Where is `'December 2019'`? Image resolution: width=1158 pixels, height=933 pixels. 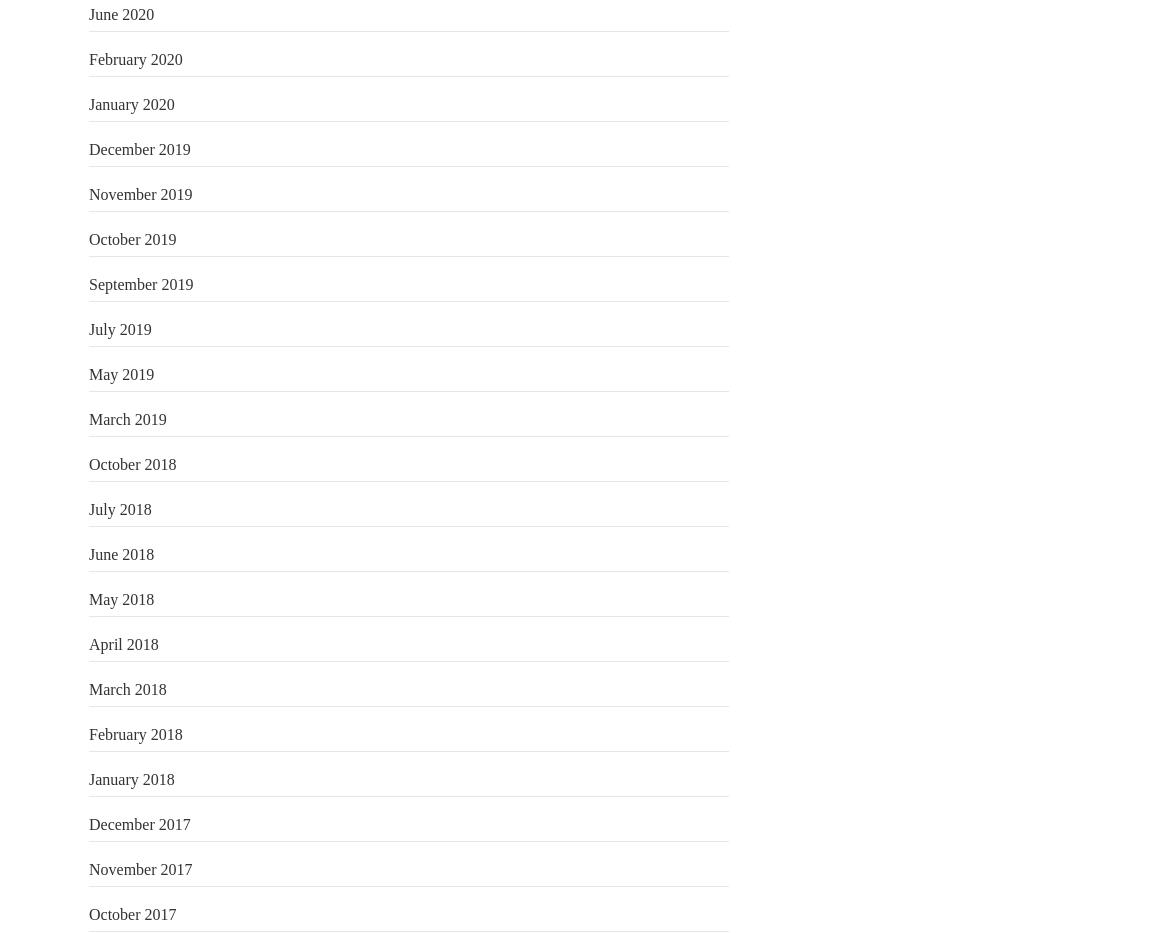 'December 2019' is located at coordinates (138, 147).